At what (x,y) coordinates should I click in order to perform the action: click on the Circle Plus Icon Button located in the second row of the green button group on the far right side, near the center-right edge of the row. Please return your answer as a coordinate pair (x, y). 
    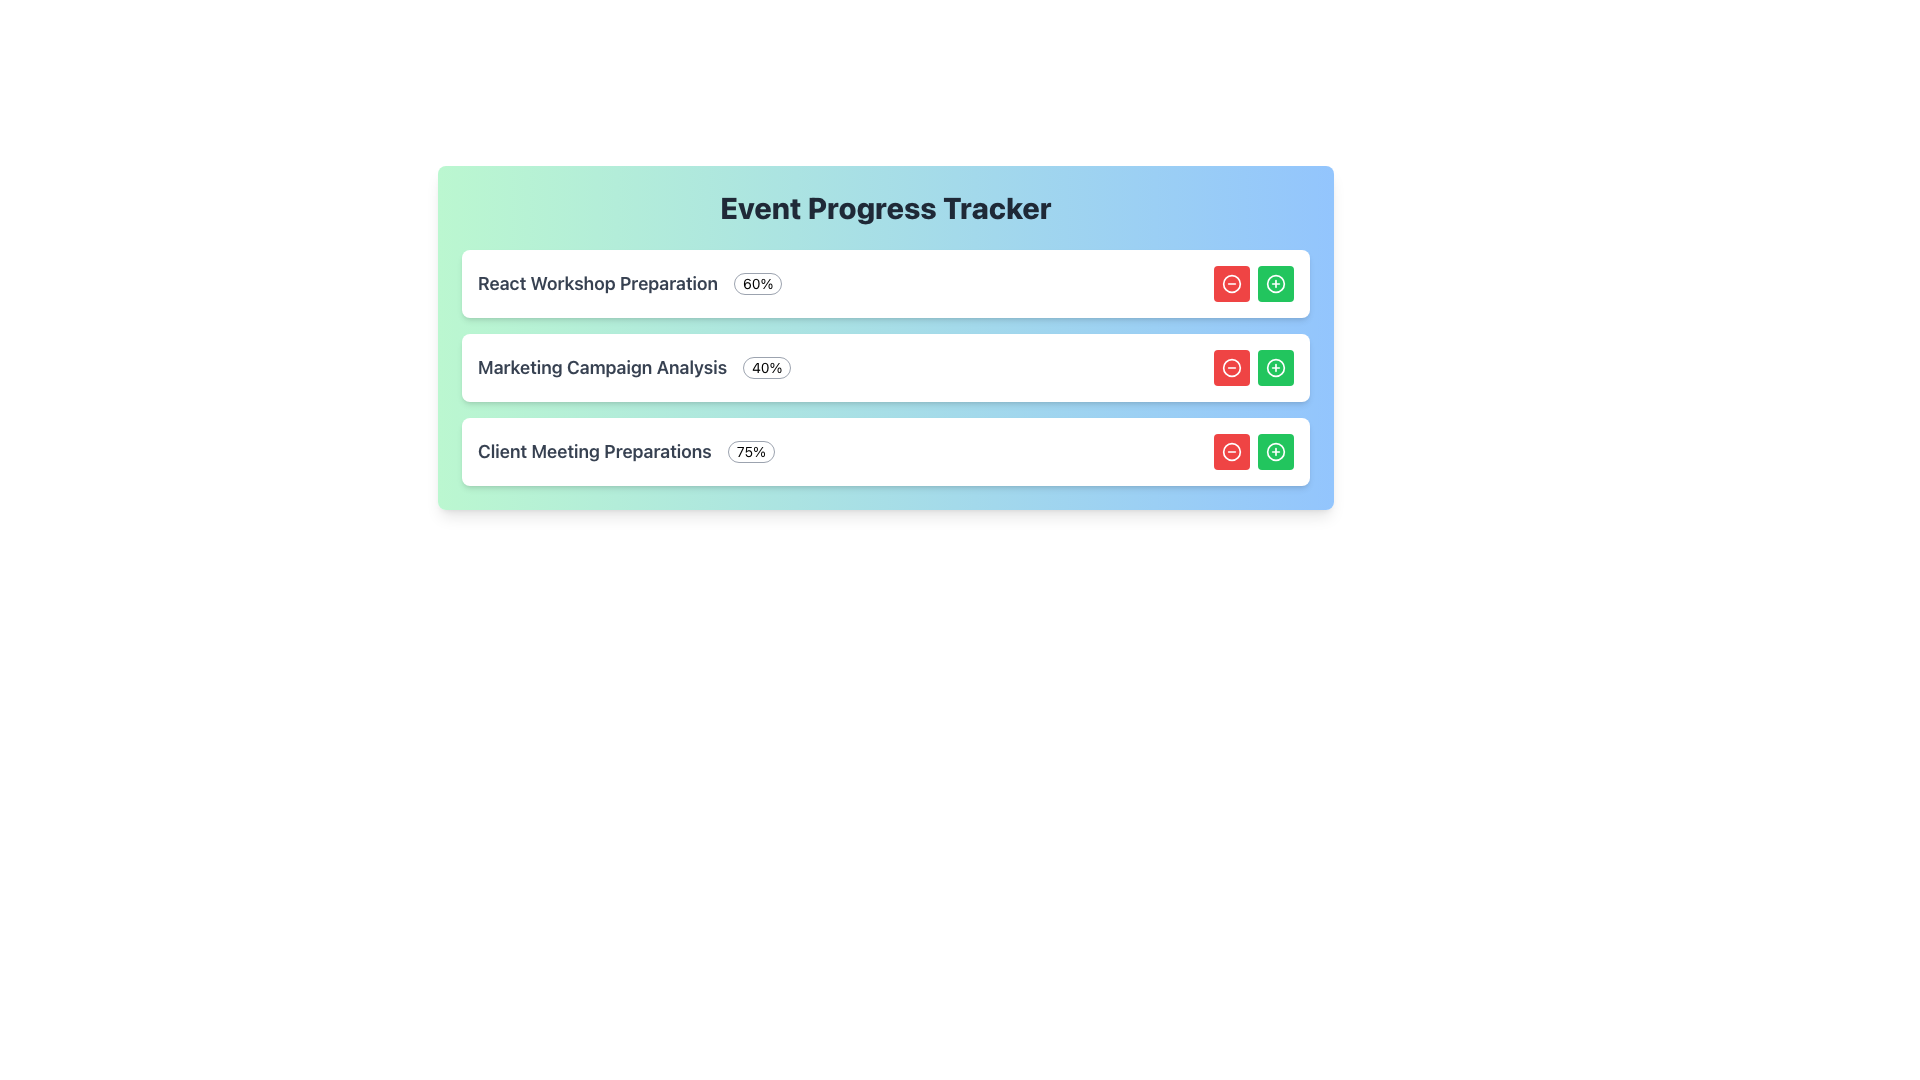
    Looking at the image, I should click on (1275, 367).